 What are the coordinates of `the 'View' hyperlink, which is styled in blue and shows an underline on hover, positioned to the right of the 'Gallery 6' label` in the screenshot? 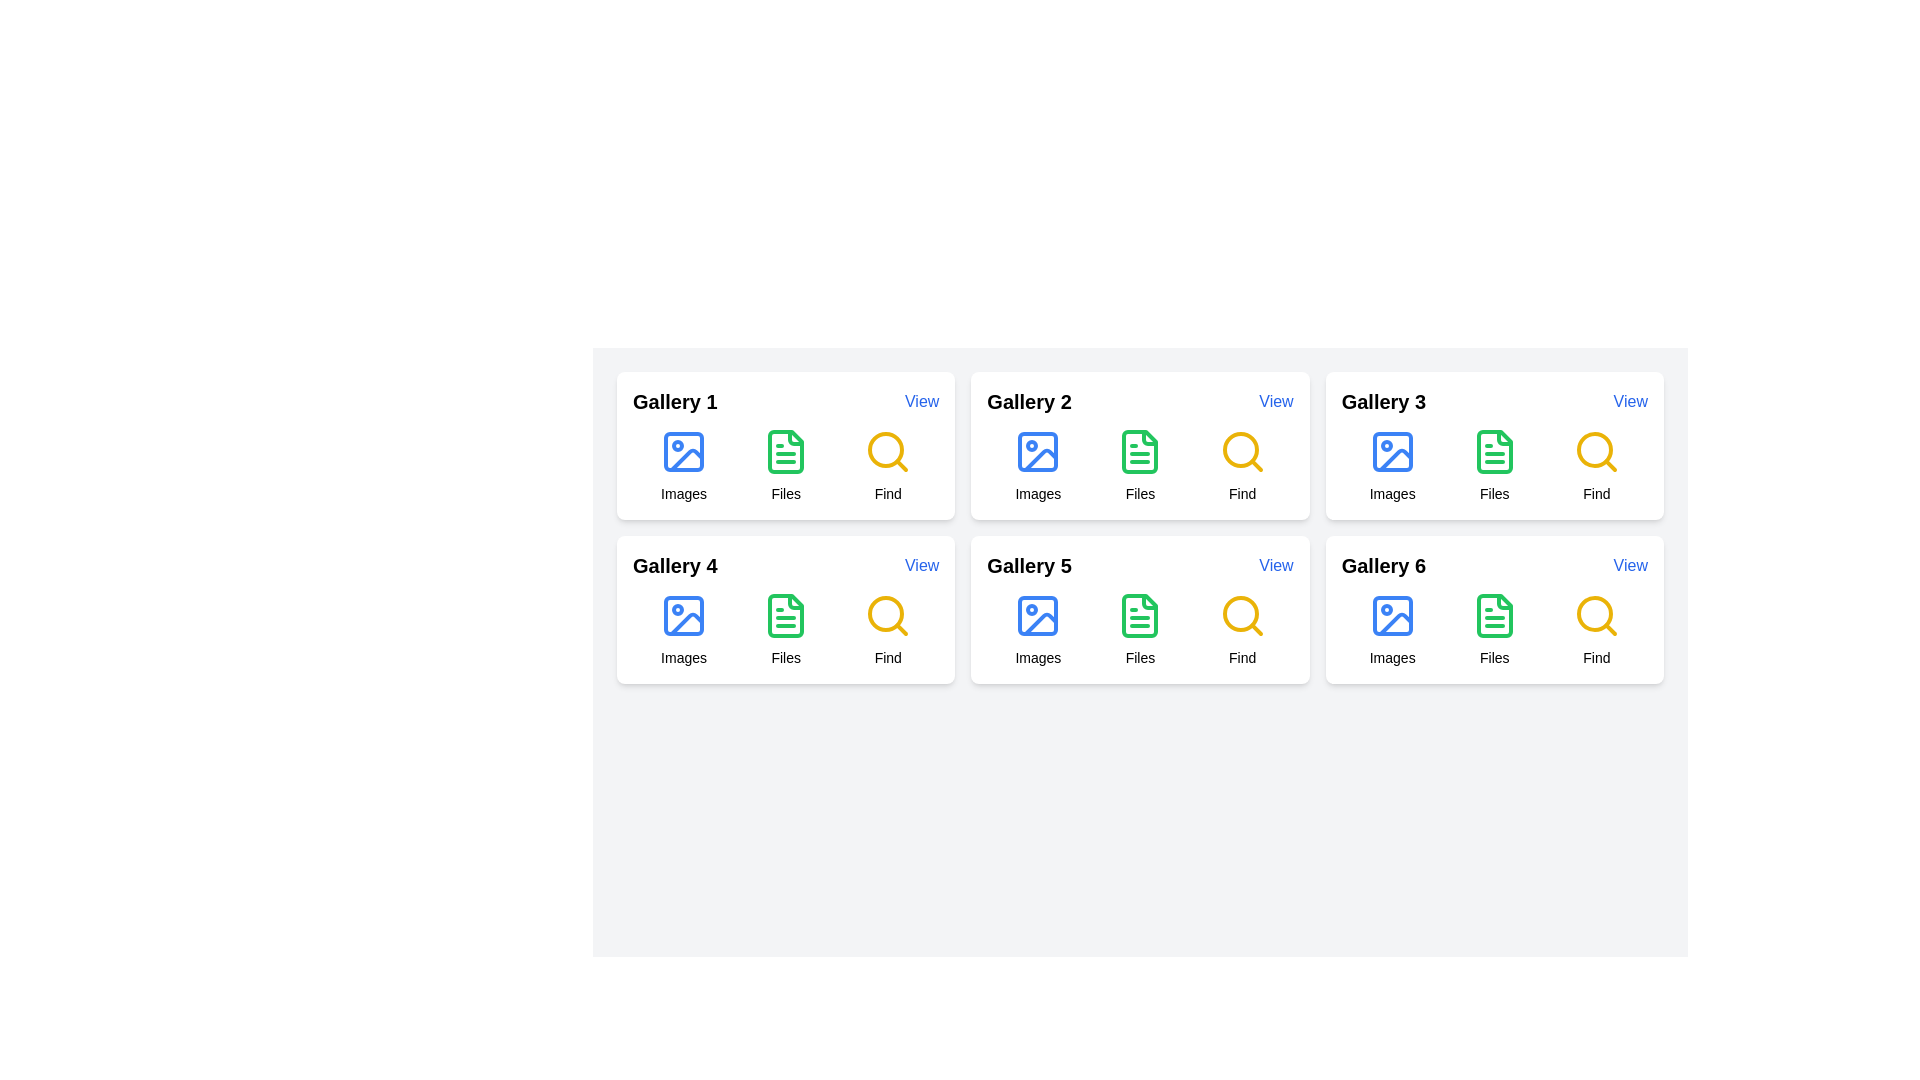 It's located at (1630, 566).